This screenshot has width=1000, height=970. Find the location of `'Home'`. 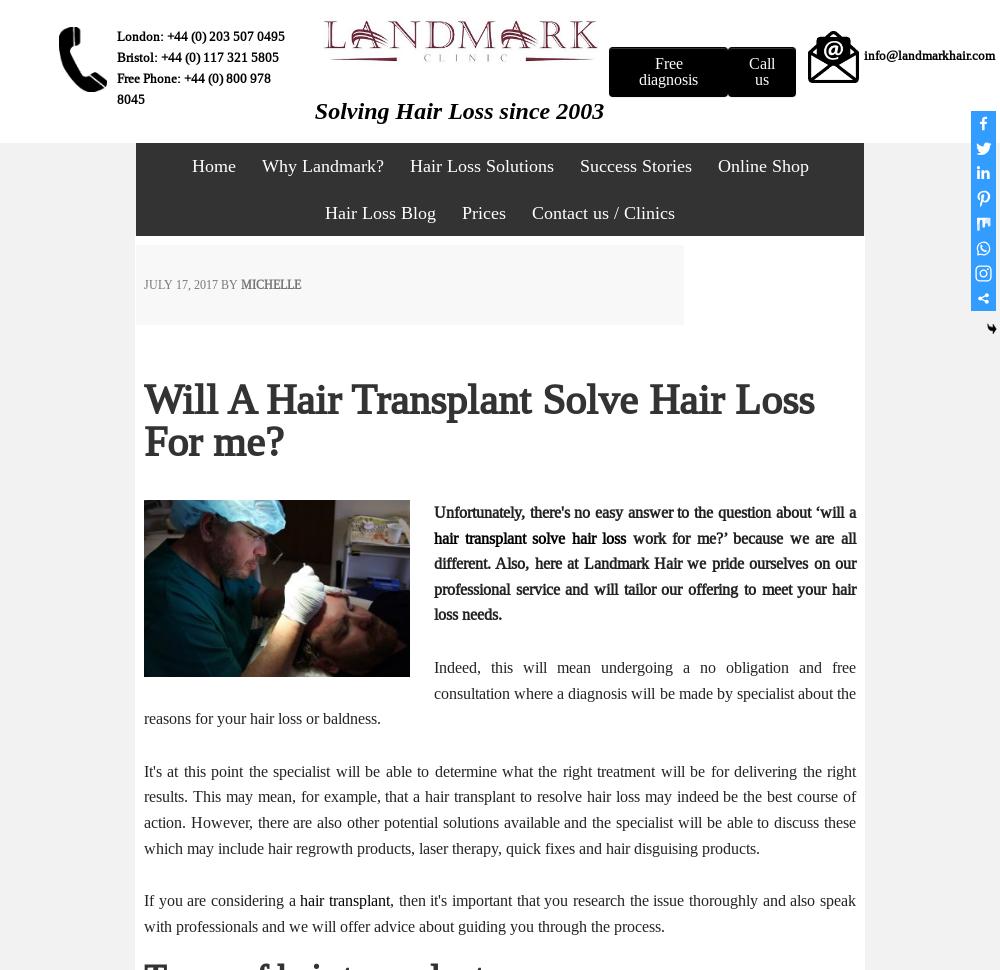

'Home' is located at coordinates (212, 164).